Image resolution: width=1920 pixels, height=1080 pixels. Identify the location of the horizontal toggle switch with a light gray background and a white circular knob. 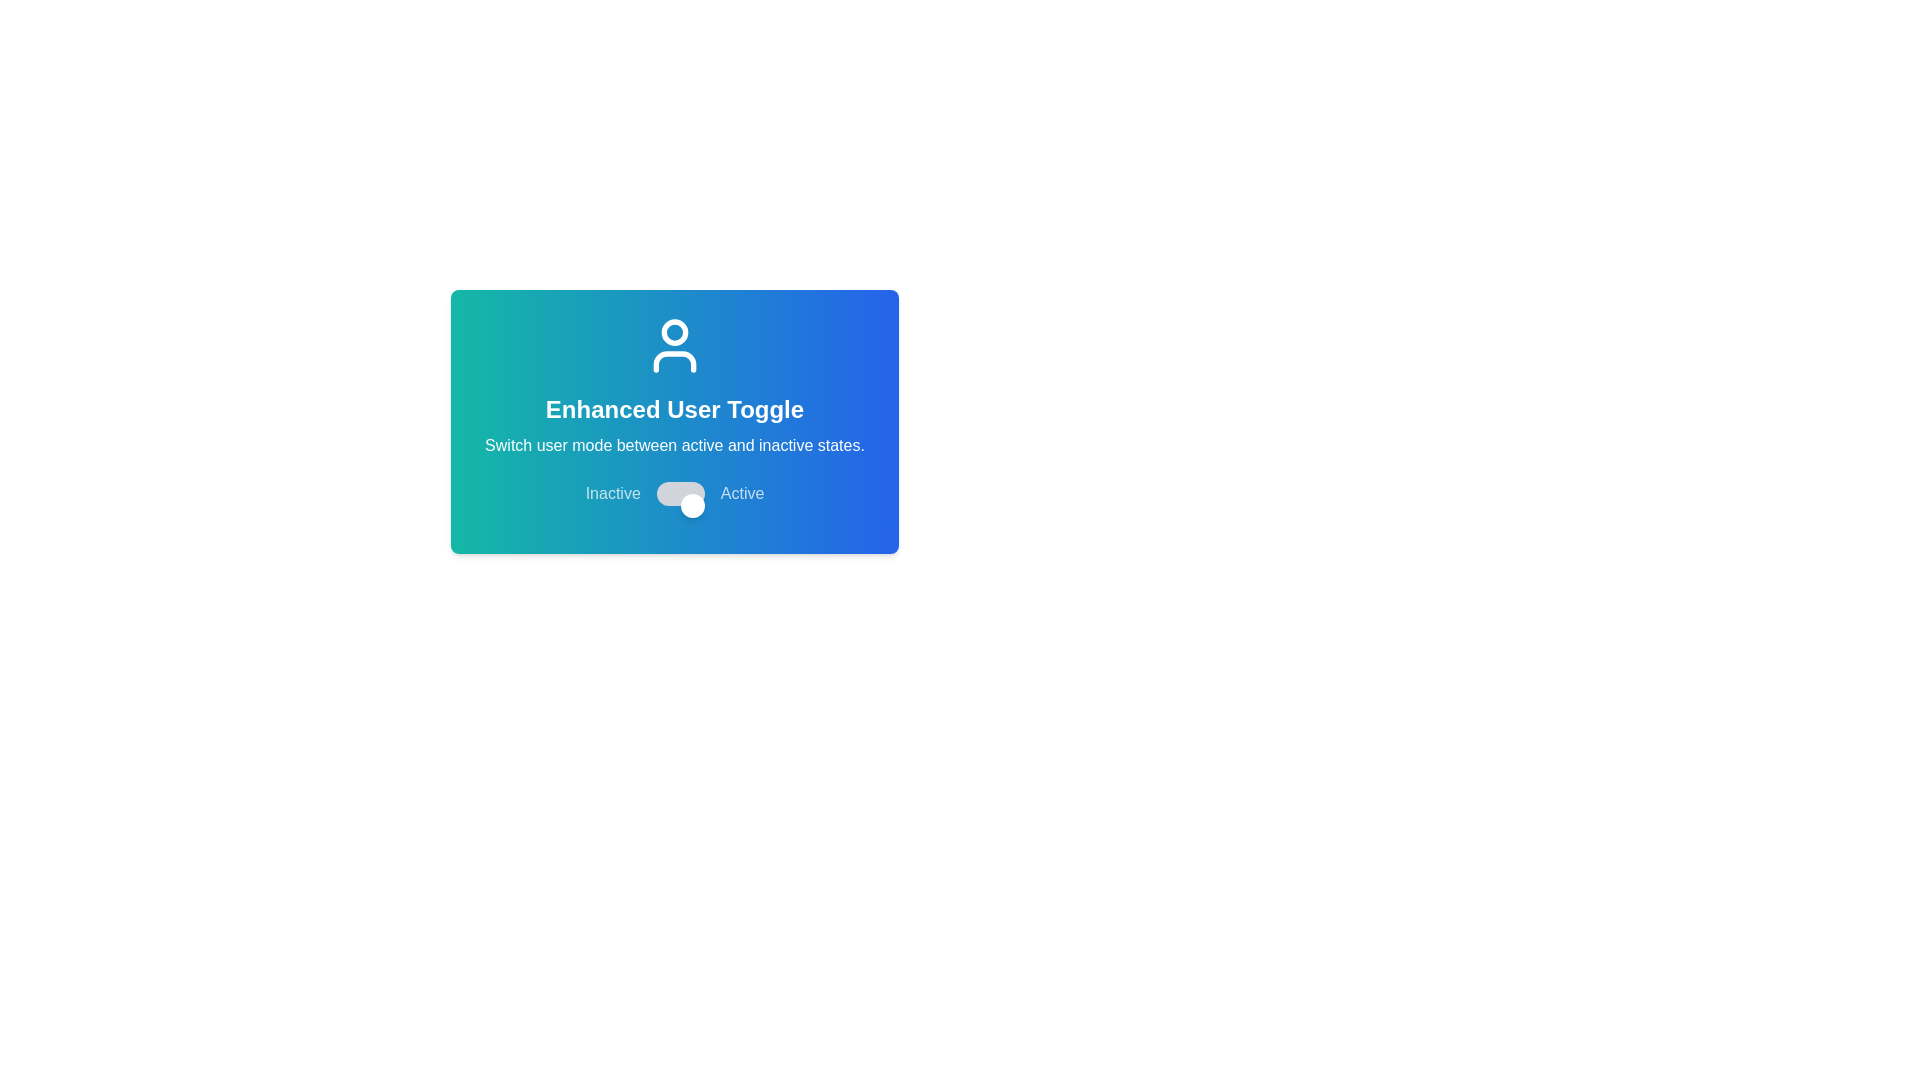
(680, 493).